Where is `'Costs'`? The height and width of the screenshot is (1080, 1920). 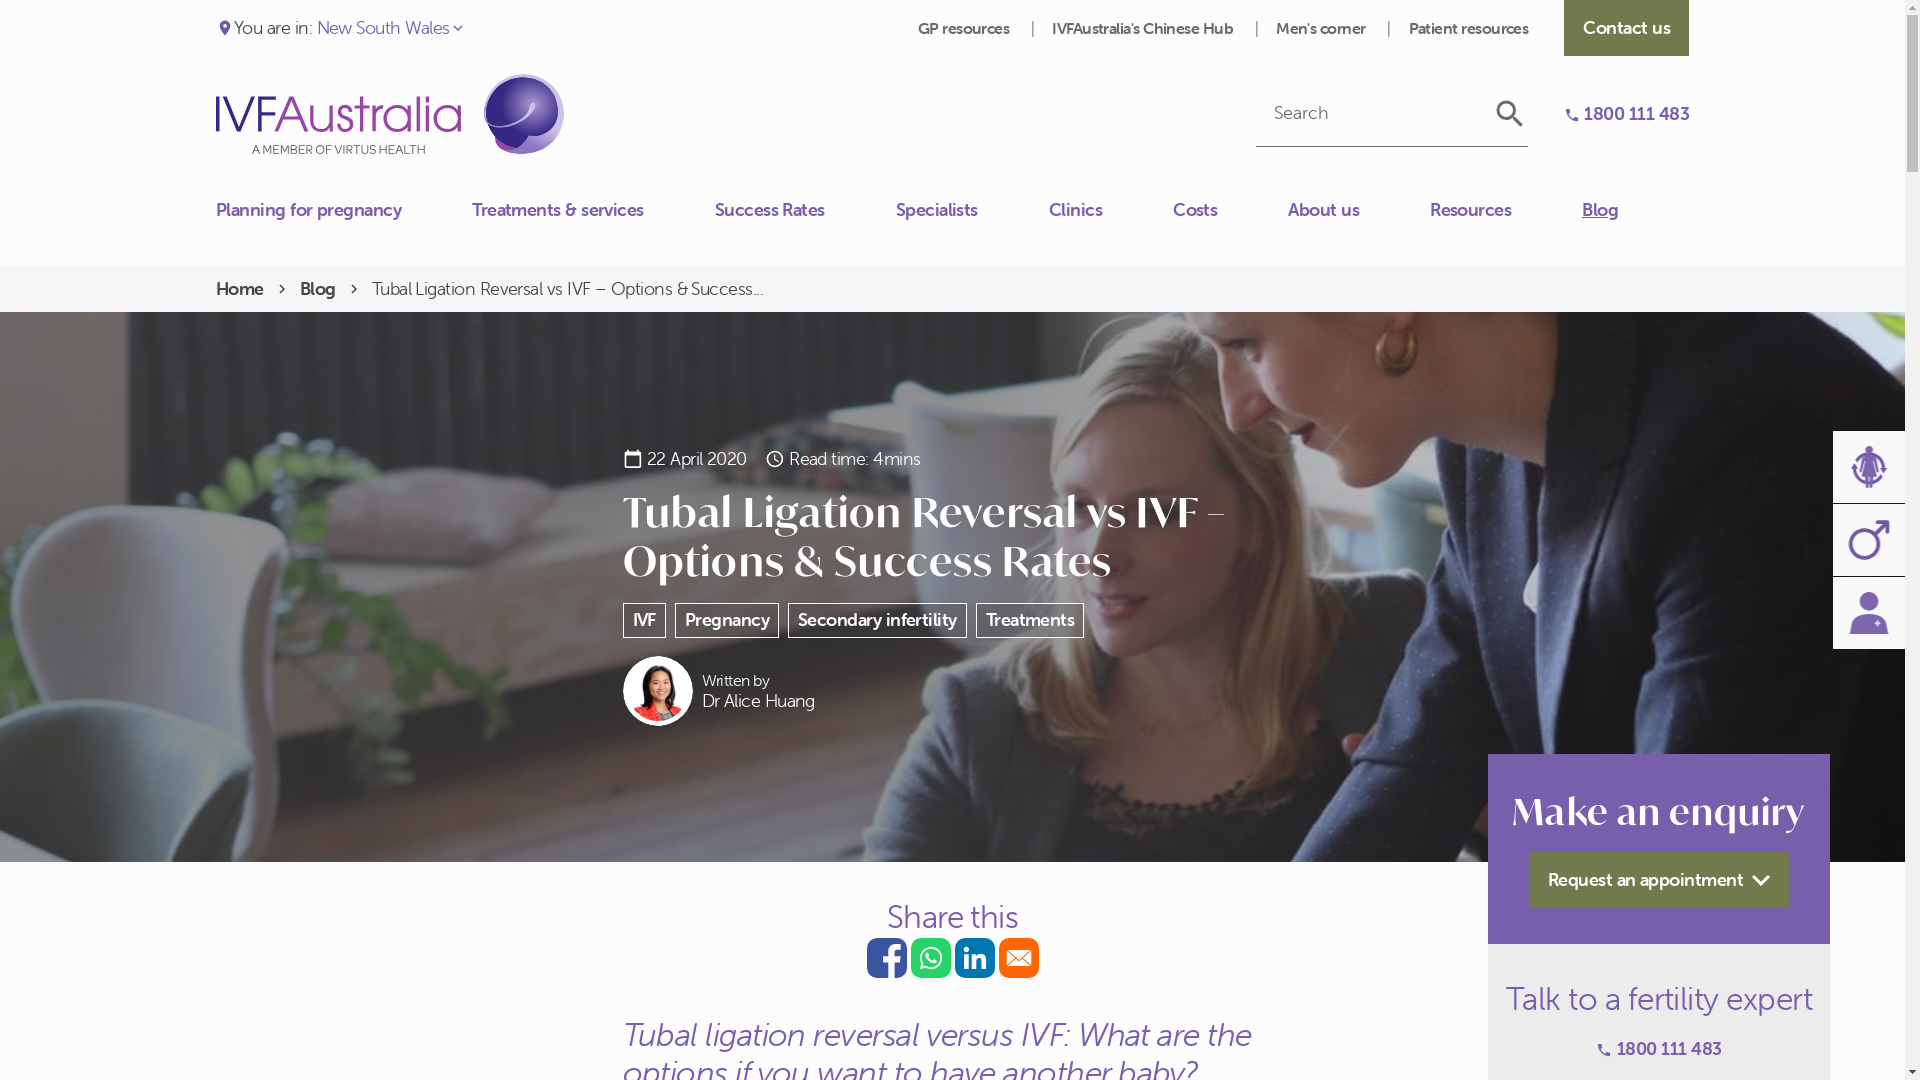
'Costs' is located at coordinates (1229, 209).